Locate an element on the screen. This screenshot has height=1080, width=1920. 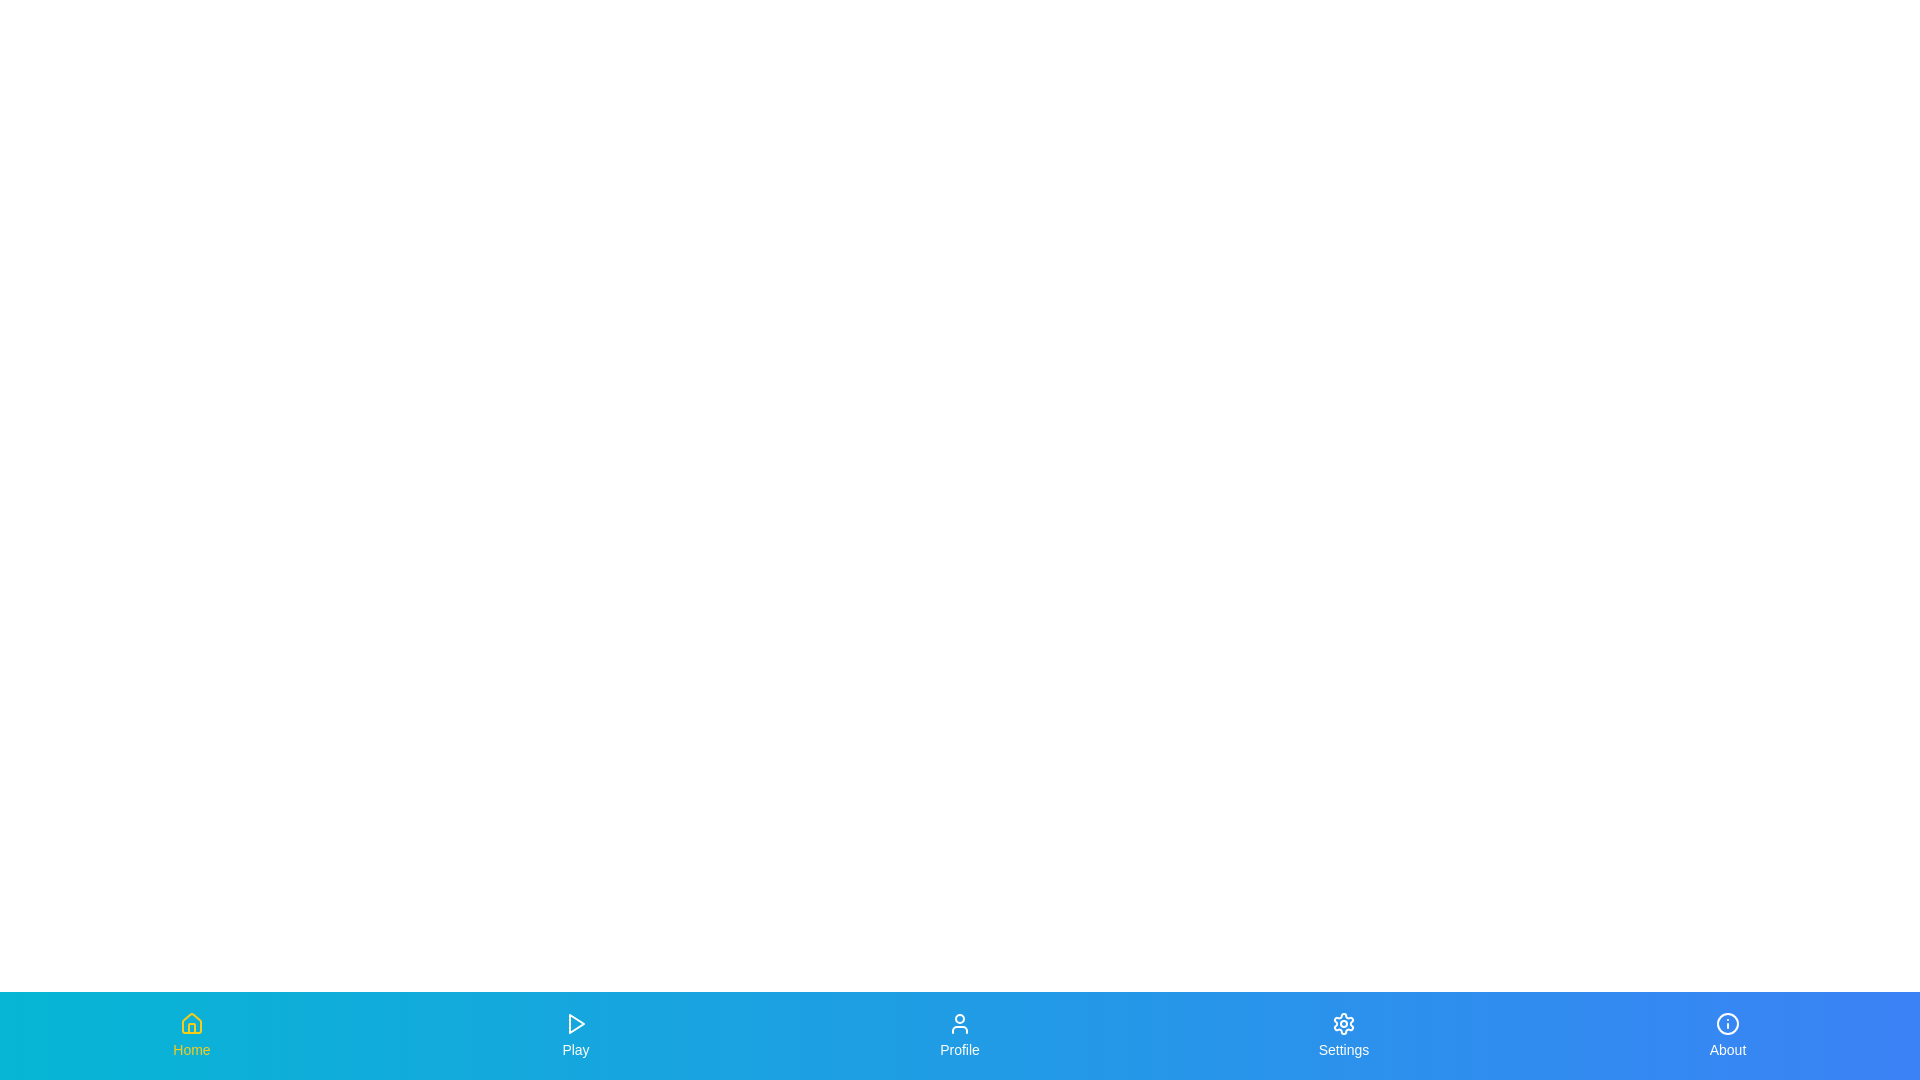
the tab labeled 'Home' is located at coordinates (192, 1035).